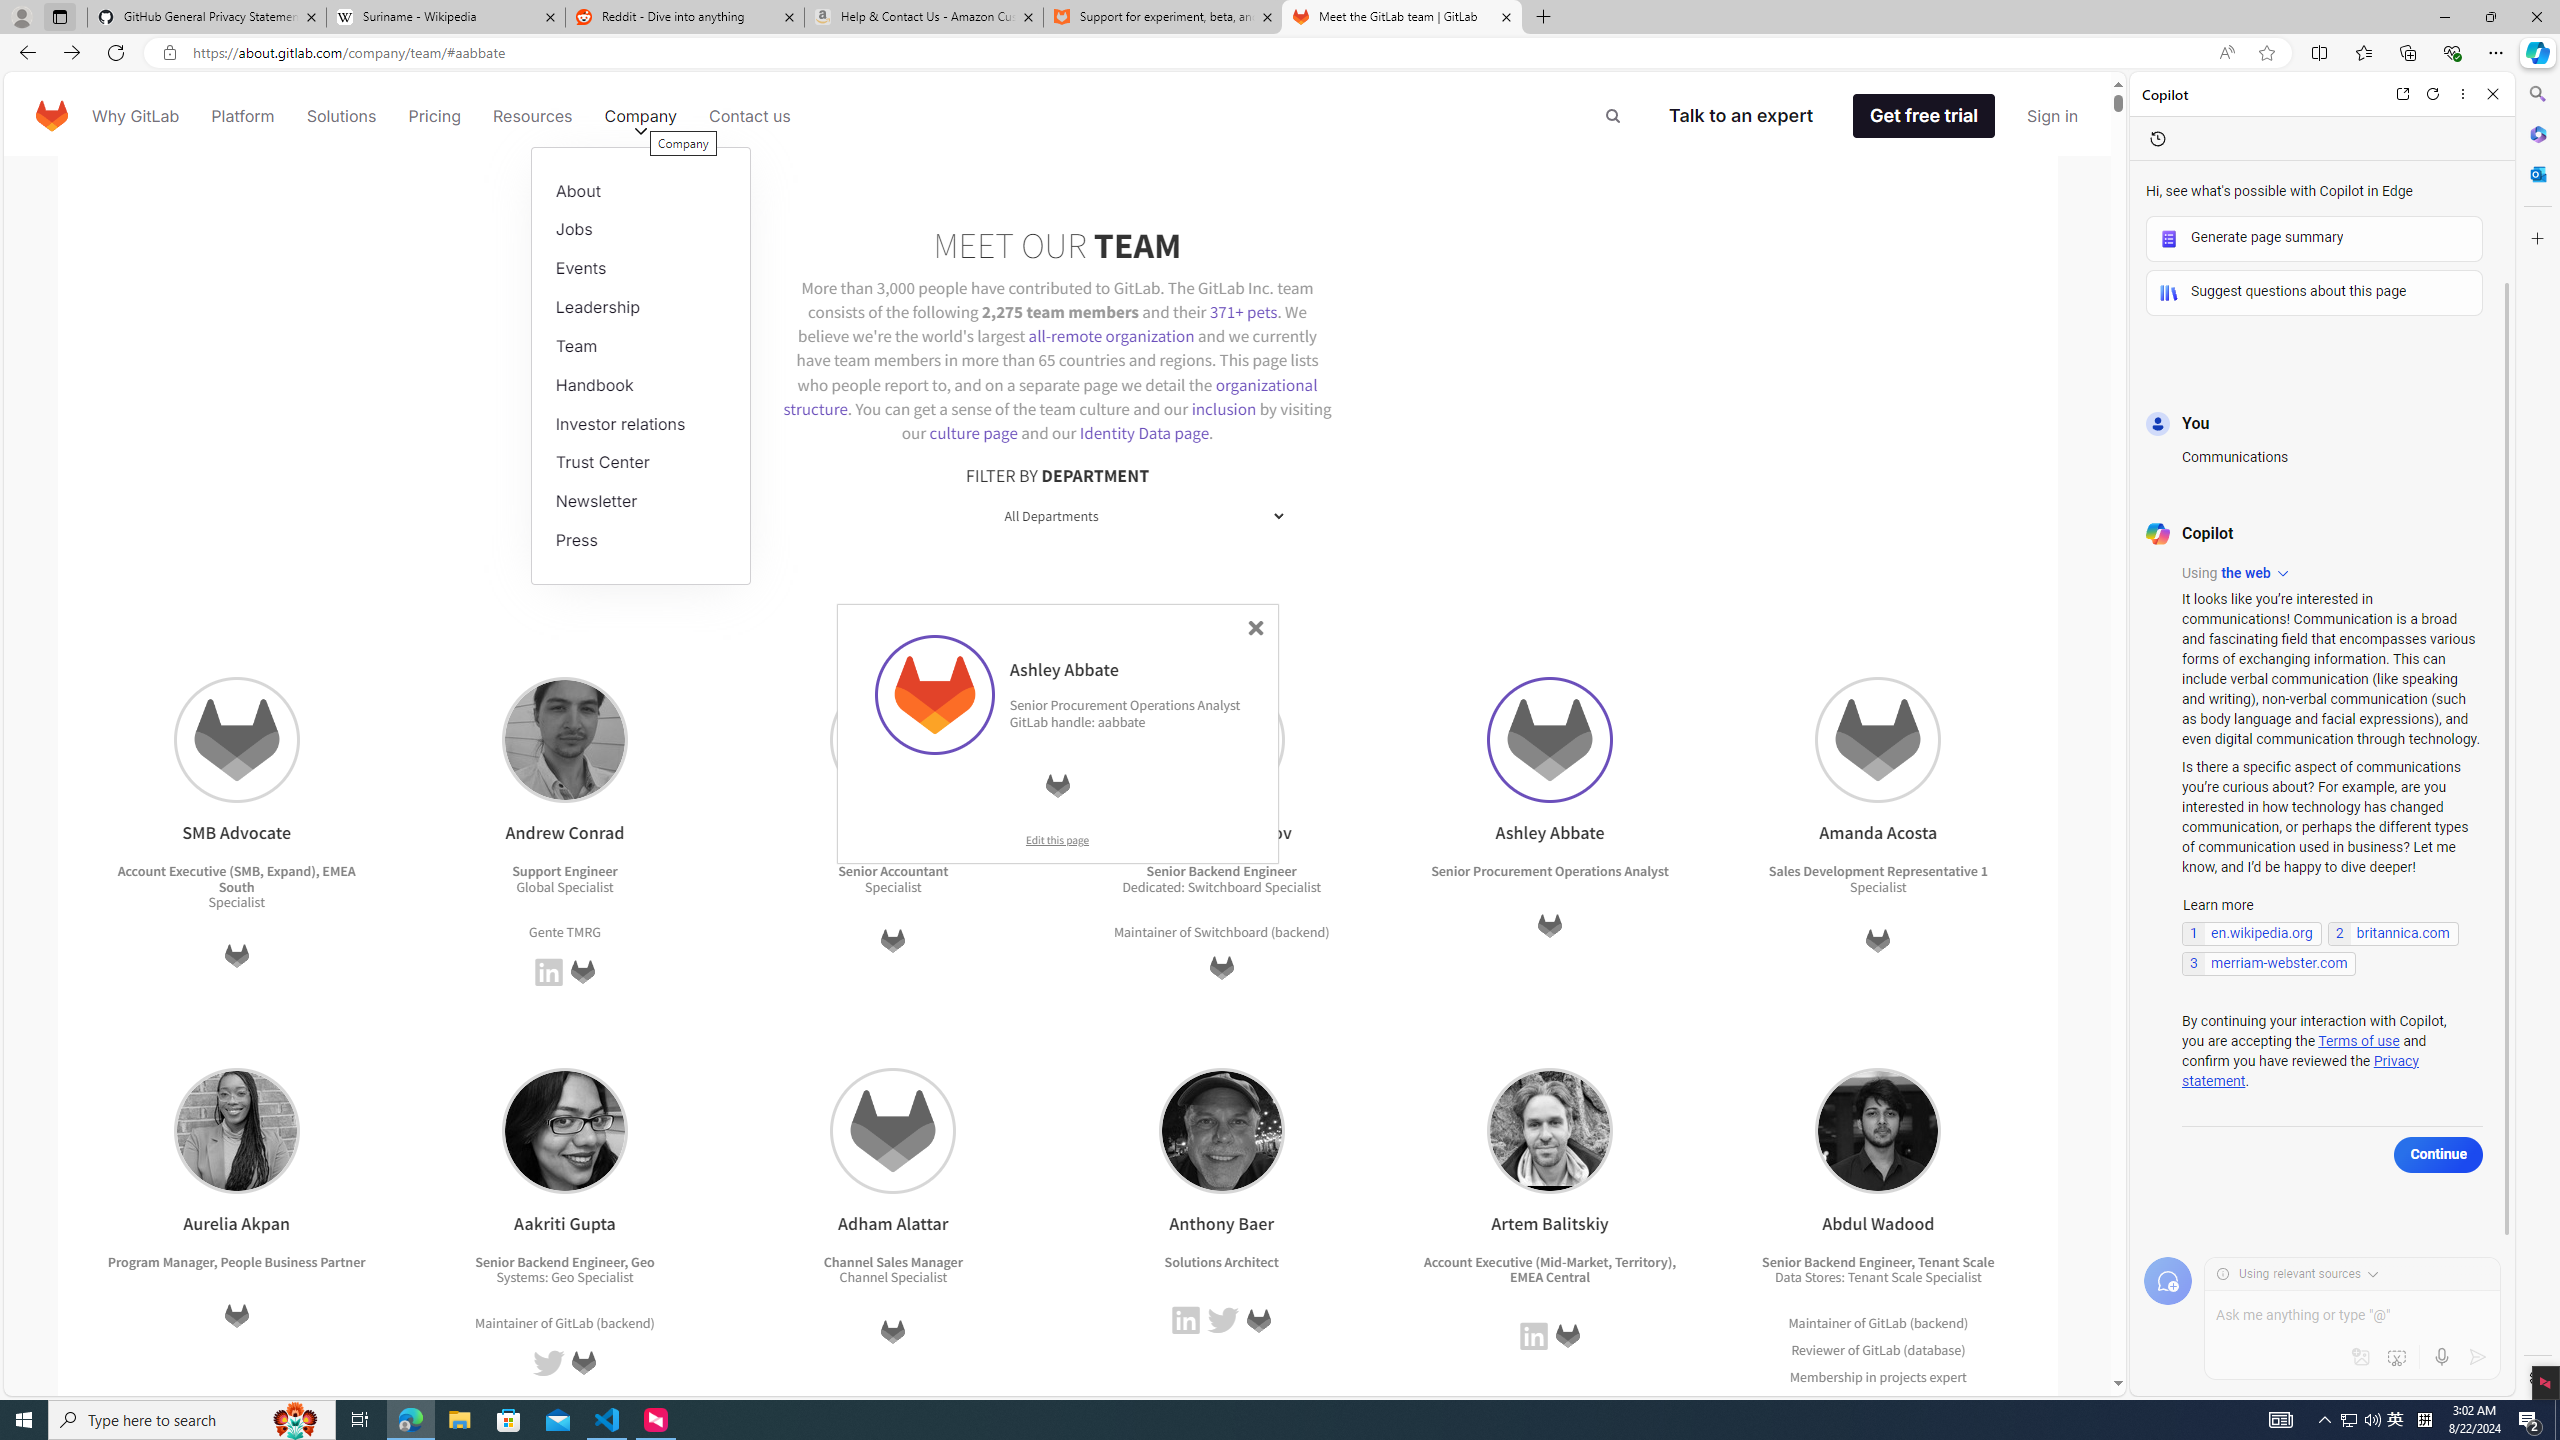 The height and width of the screenshot is (1440, 2560). Describe the element at coordinates (531, 114) in the screenshot. I see `'Resources'` at that location.